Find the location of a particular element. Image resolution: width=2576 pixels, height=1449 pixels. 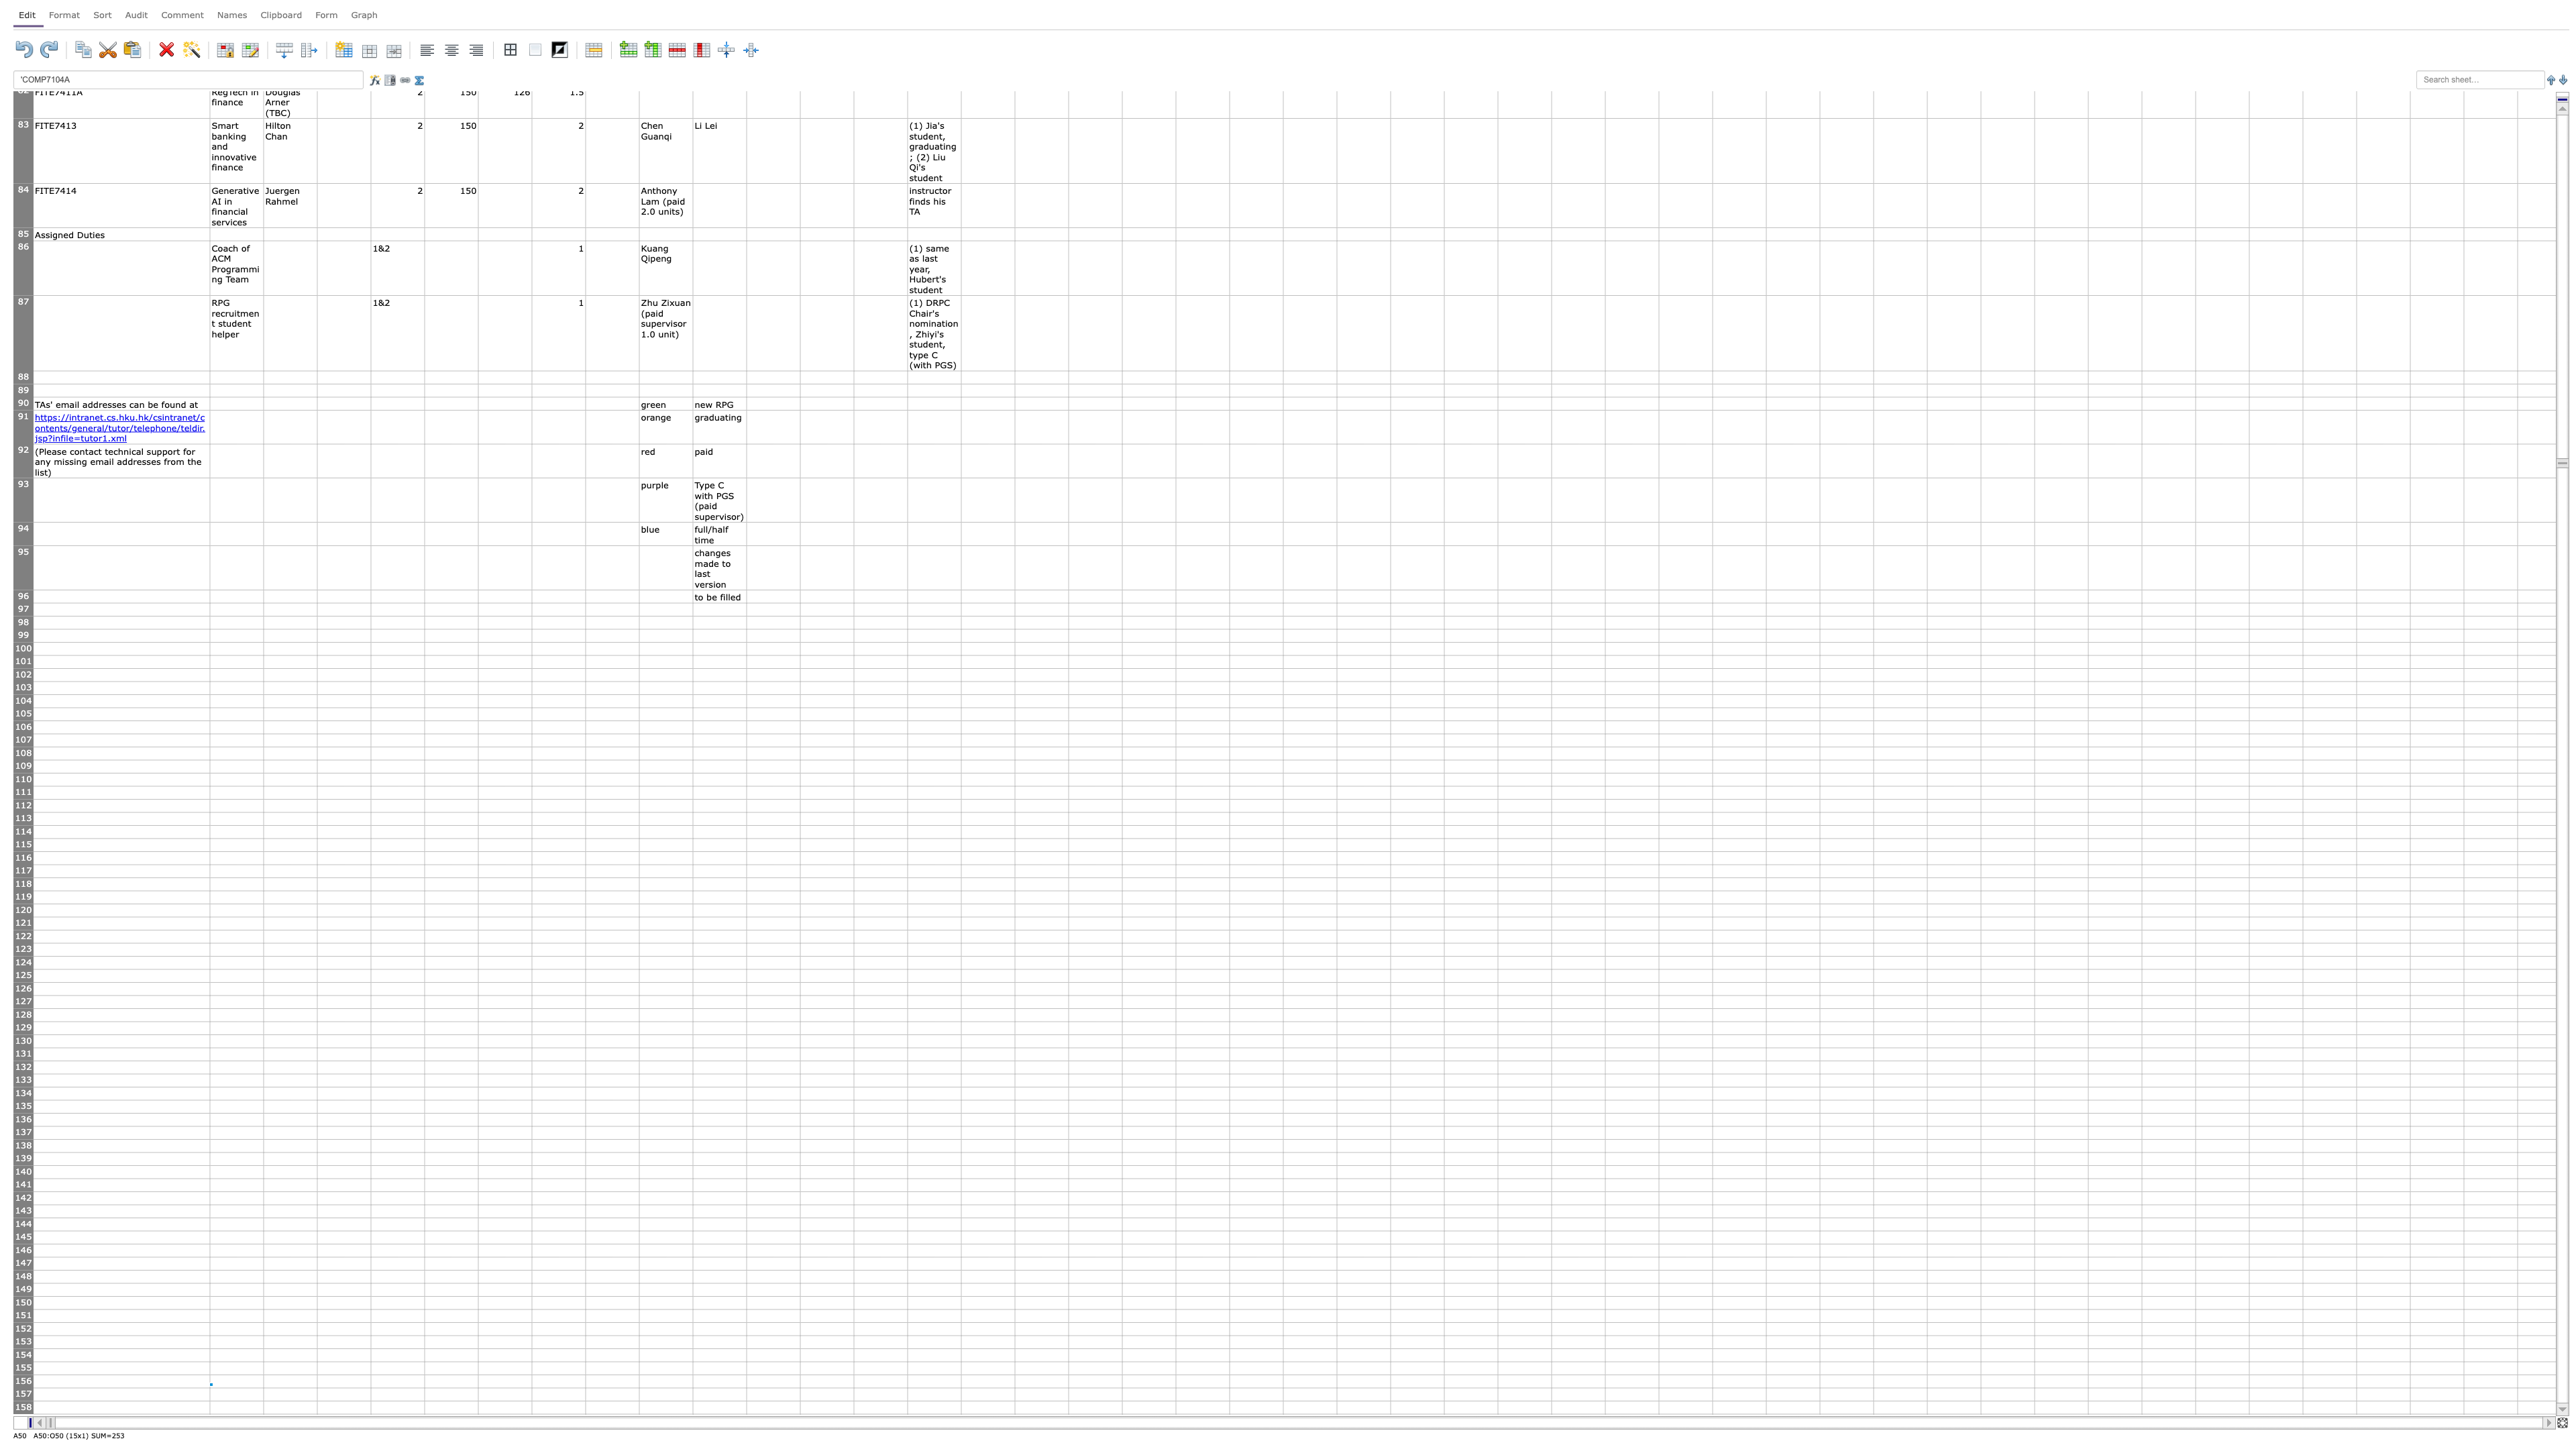

to select row 155 is located at coordinates (23, 1367).